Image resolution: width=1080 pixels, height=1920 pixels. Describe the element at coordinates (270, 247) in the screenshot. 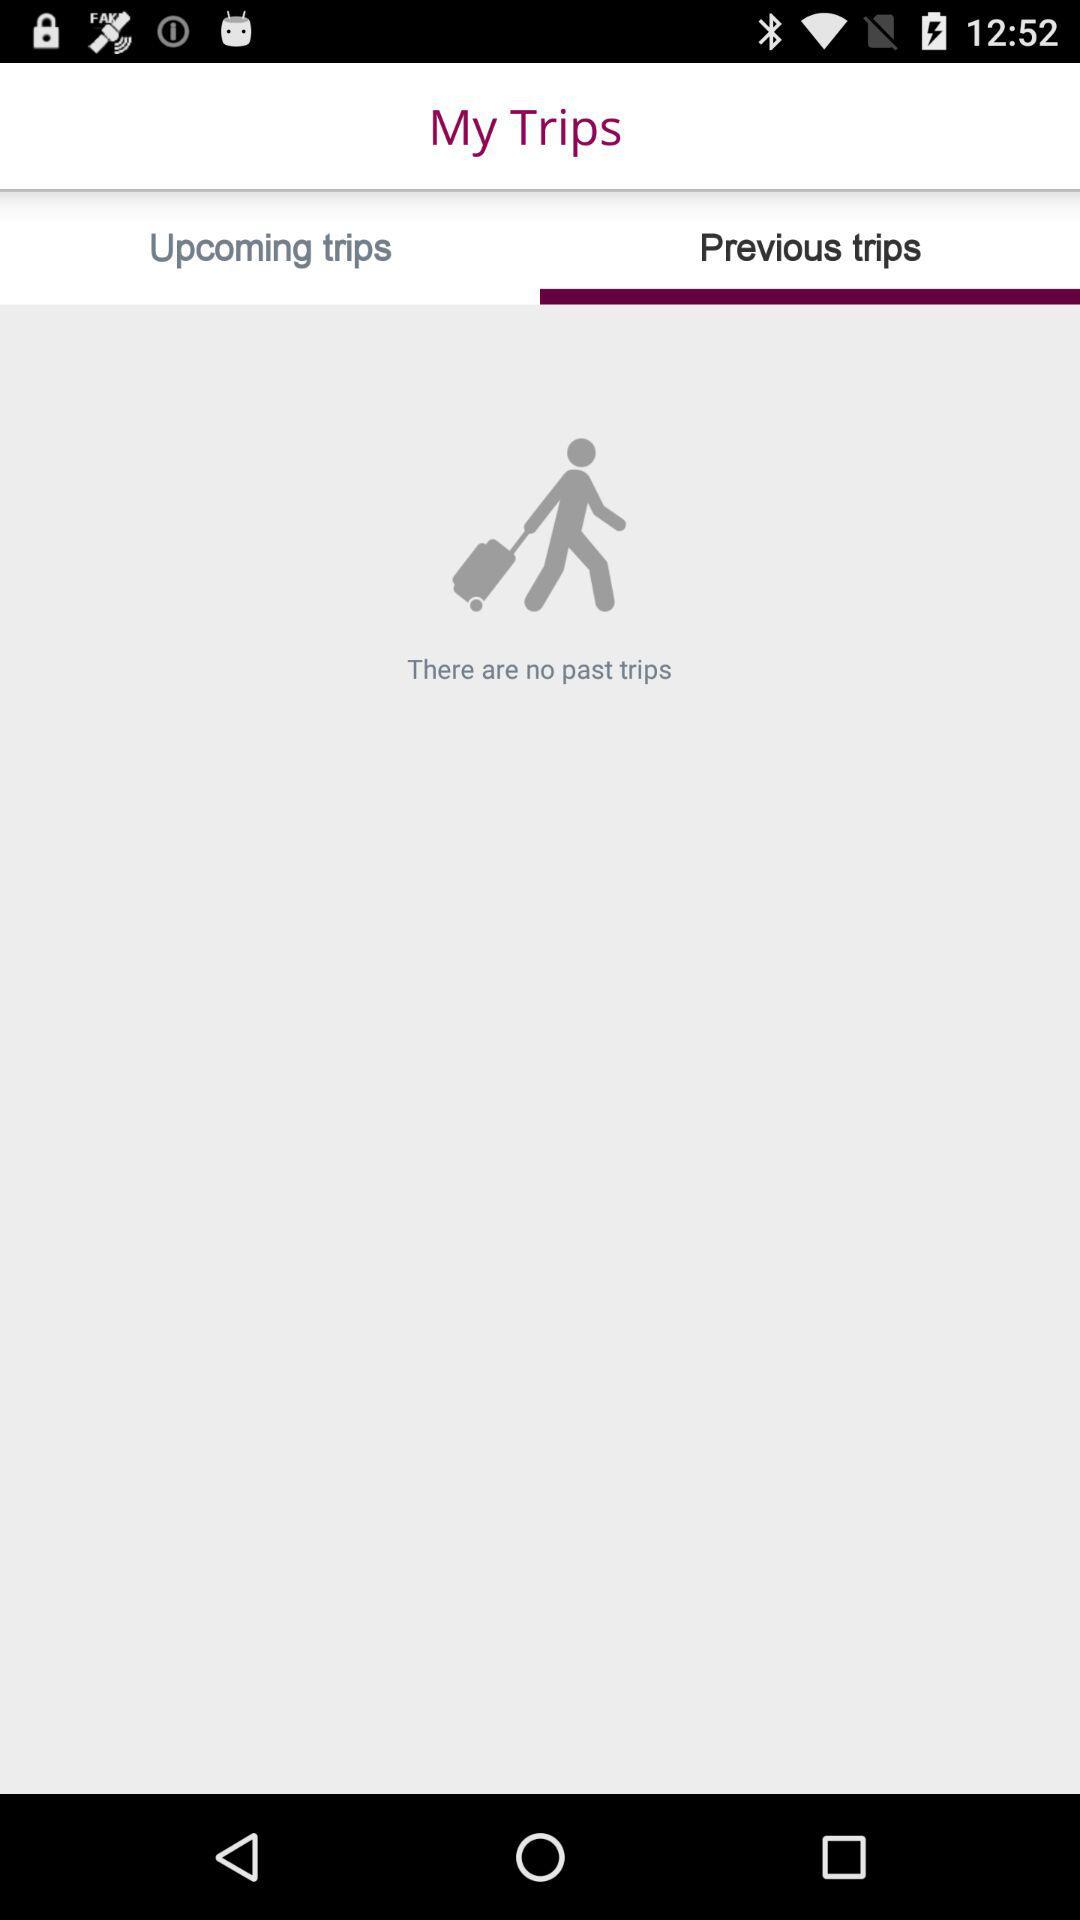

I see `upcoming trips item` at that location.